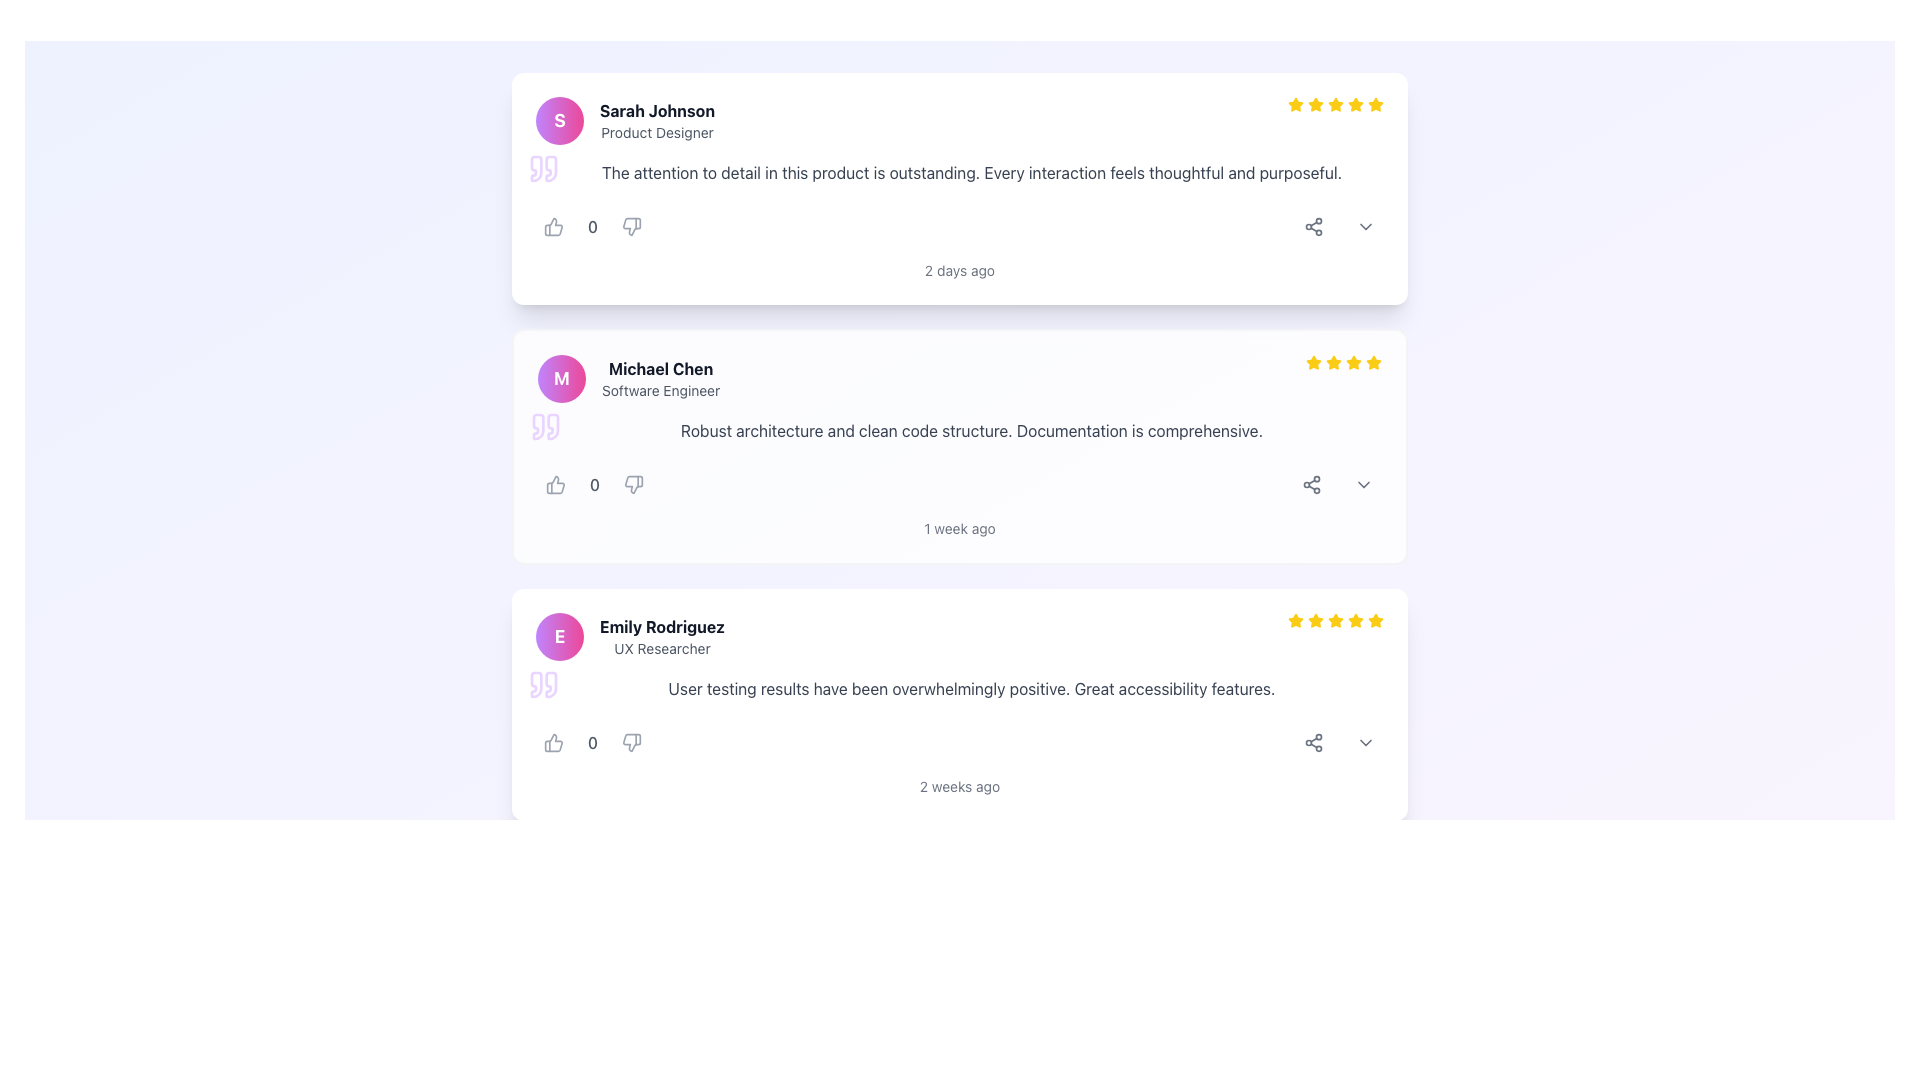  Describe the element at coordinates (960, 688) in the screenshot. I see `the text block below 'Emily Rodriguez' and 'UX Researcher'` at that location.